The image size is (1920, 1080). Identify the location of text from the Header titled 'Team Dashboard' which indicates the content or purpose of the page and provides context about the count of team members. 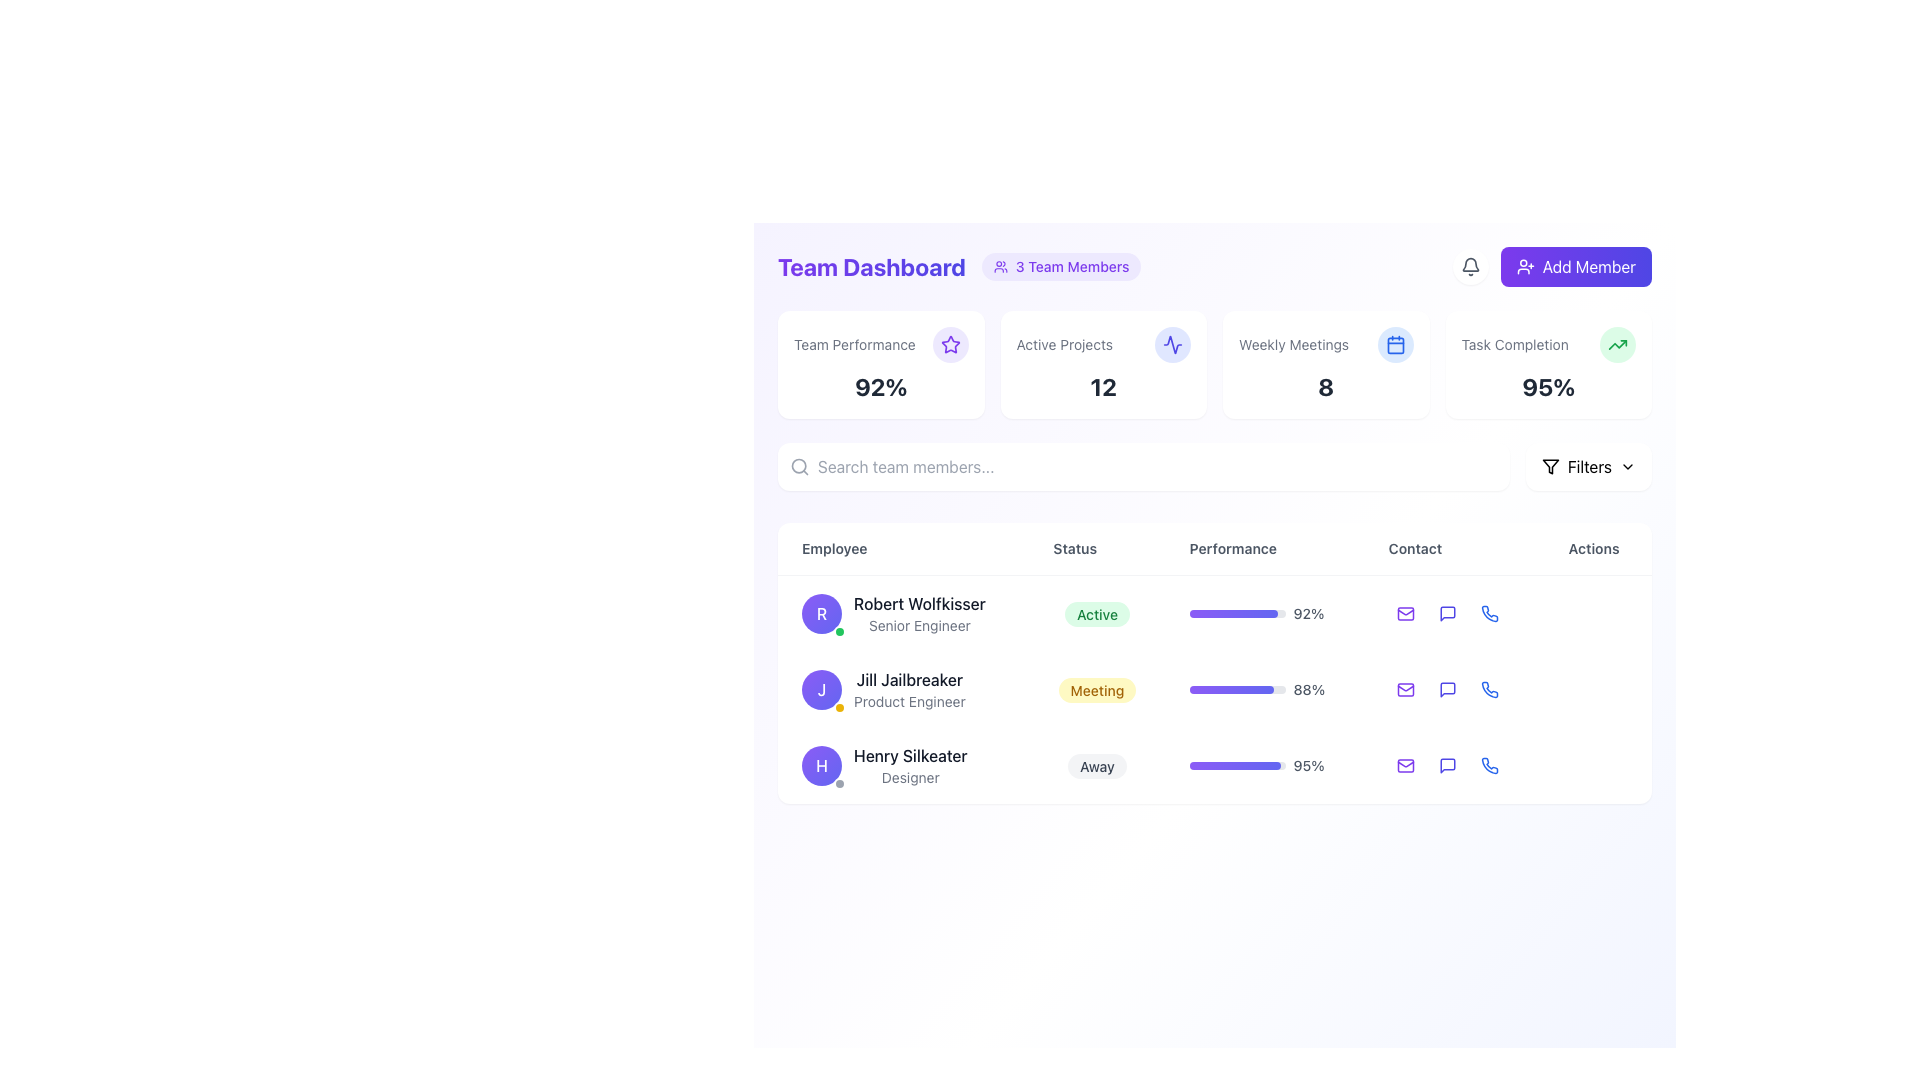
(958, 265).